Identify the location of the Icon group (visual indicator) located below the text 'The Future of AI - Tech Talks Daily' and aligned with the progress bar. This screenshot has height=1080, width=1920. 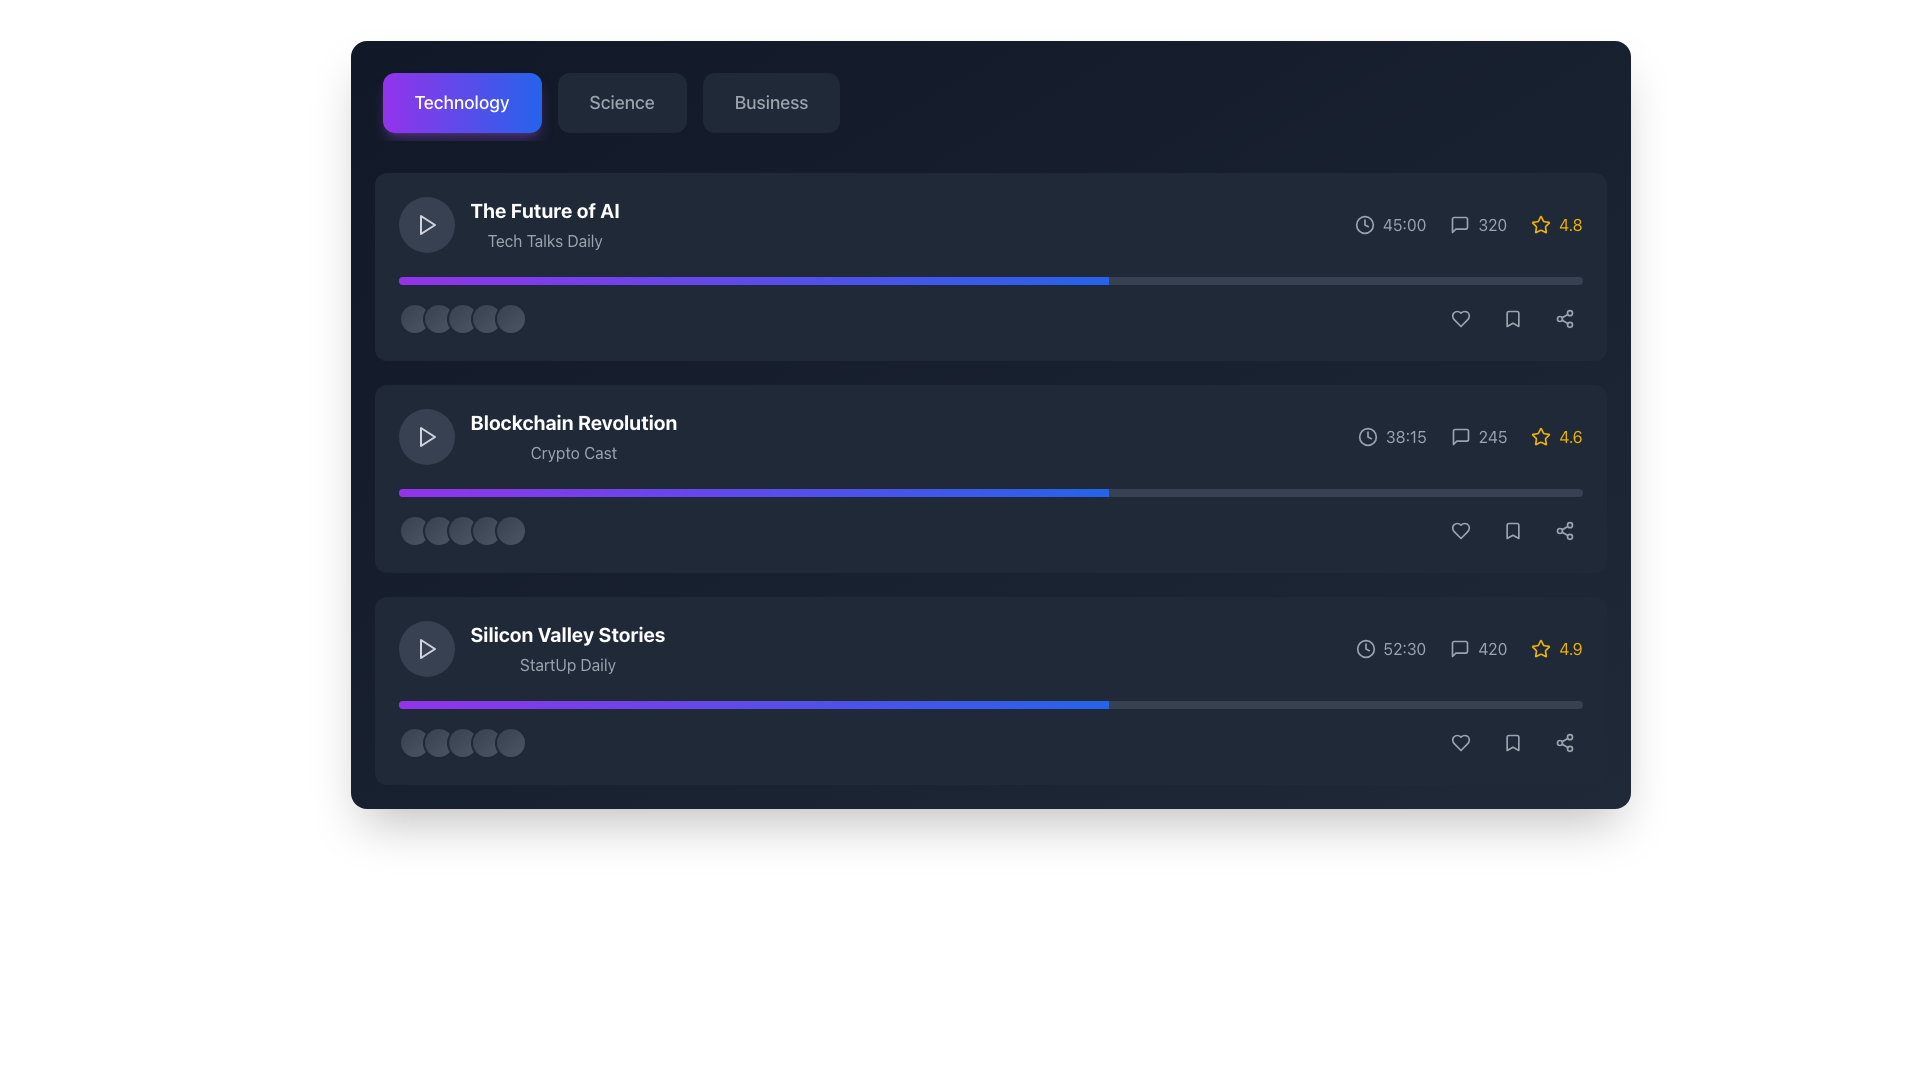
(461, 318).